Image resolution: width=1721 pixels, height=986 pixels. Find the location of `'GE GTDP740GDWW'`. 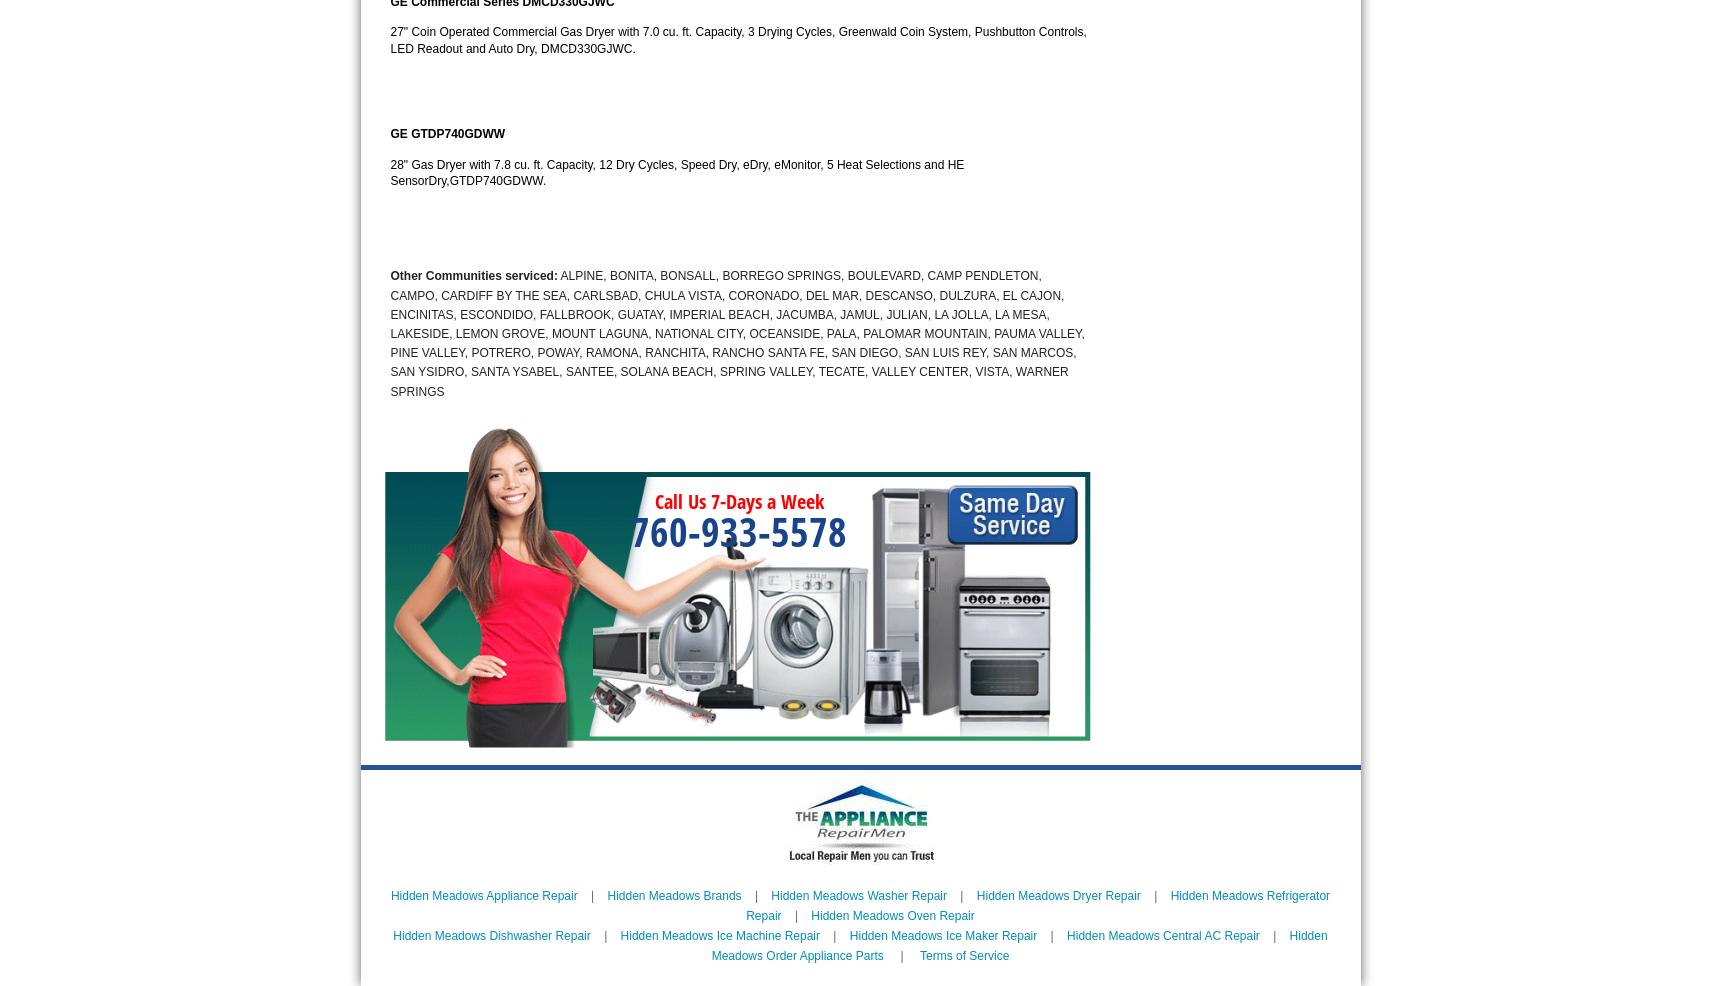

'GE GTDP740GDWW' is located at coordinates (389, 133).